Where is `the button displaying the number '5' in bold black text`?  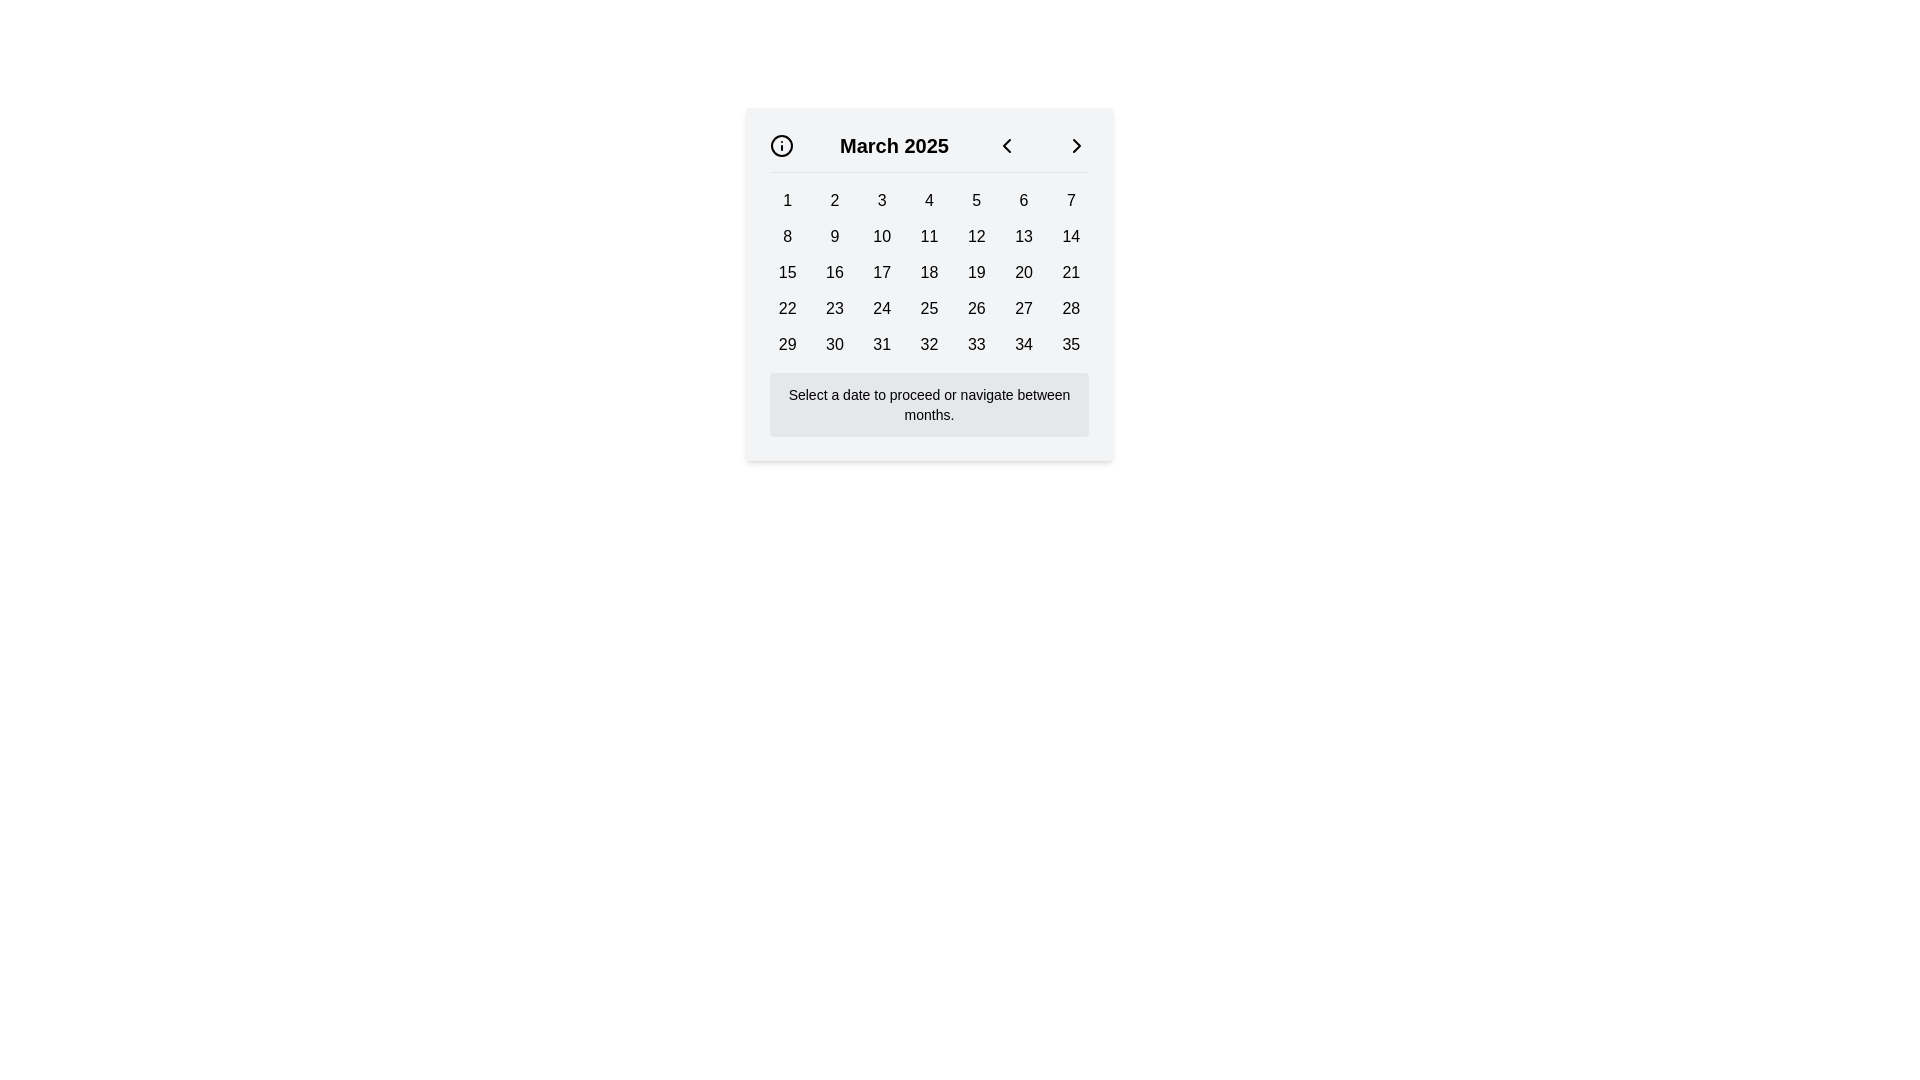 the button displaying the number '5' in bold black text is located at coordinates (976, 200).